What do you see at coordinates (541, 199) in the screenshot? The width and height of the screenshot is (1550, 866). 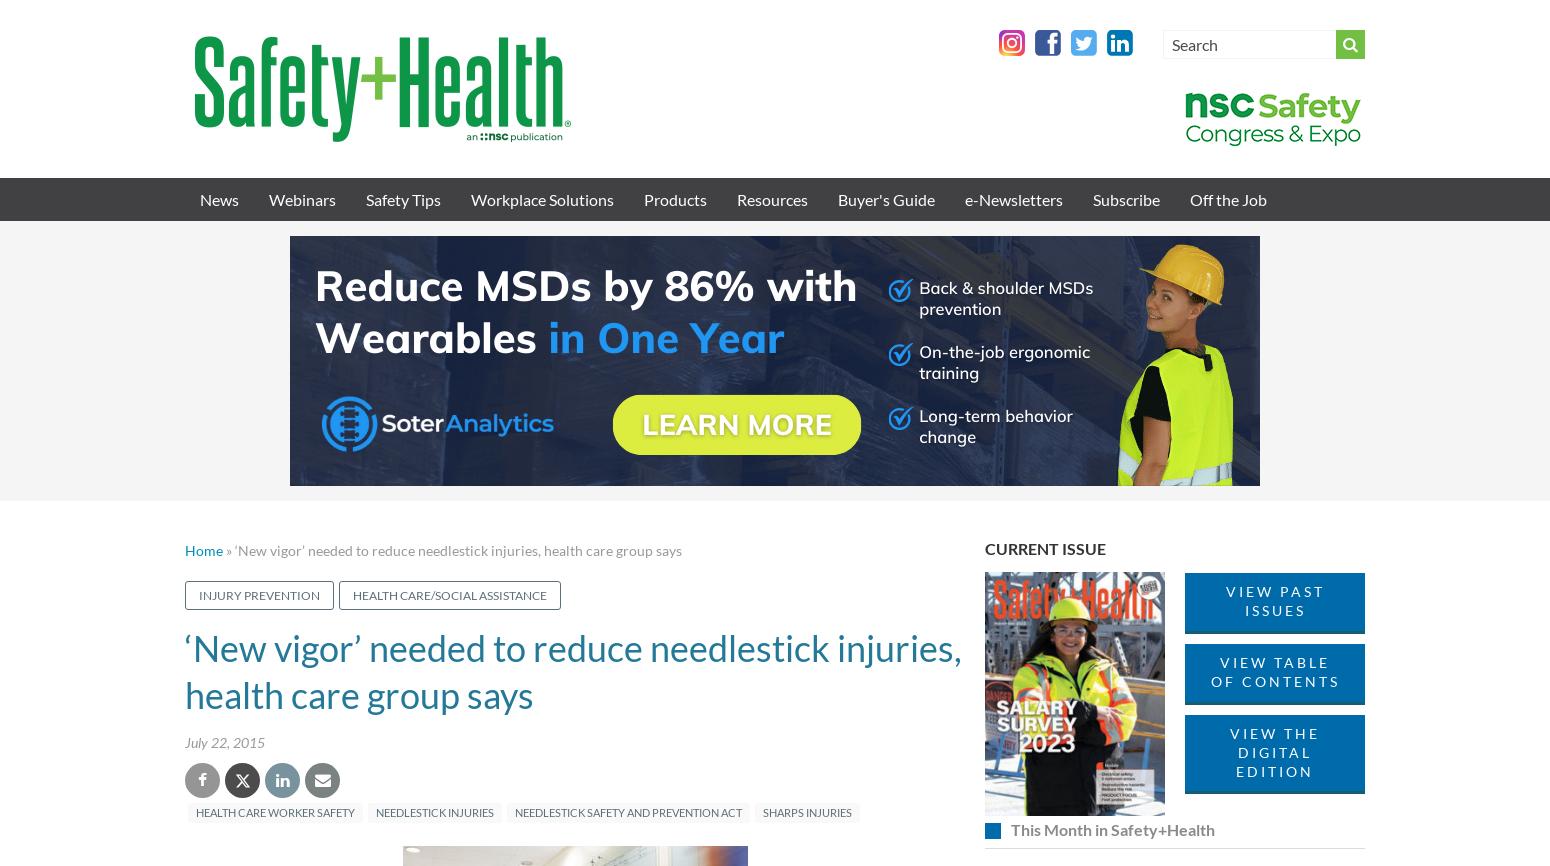 I see `'Workplace Solutions'` at bounding box center [541, 199].